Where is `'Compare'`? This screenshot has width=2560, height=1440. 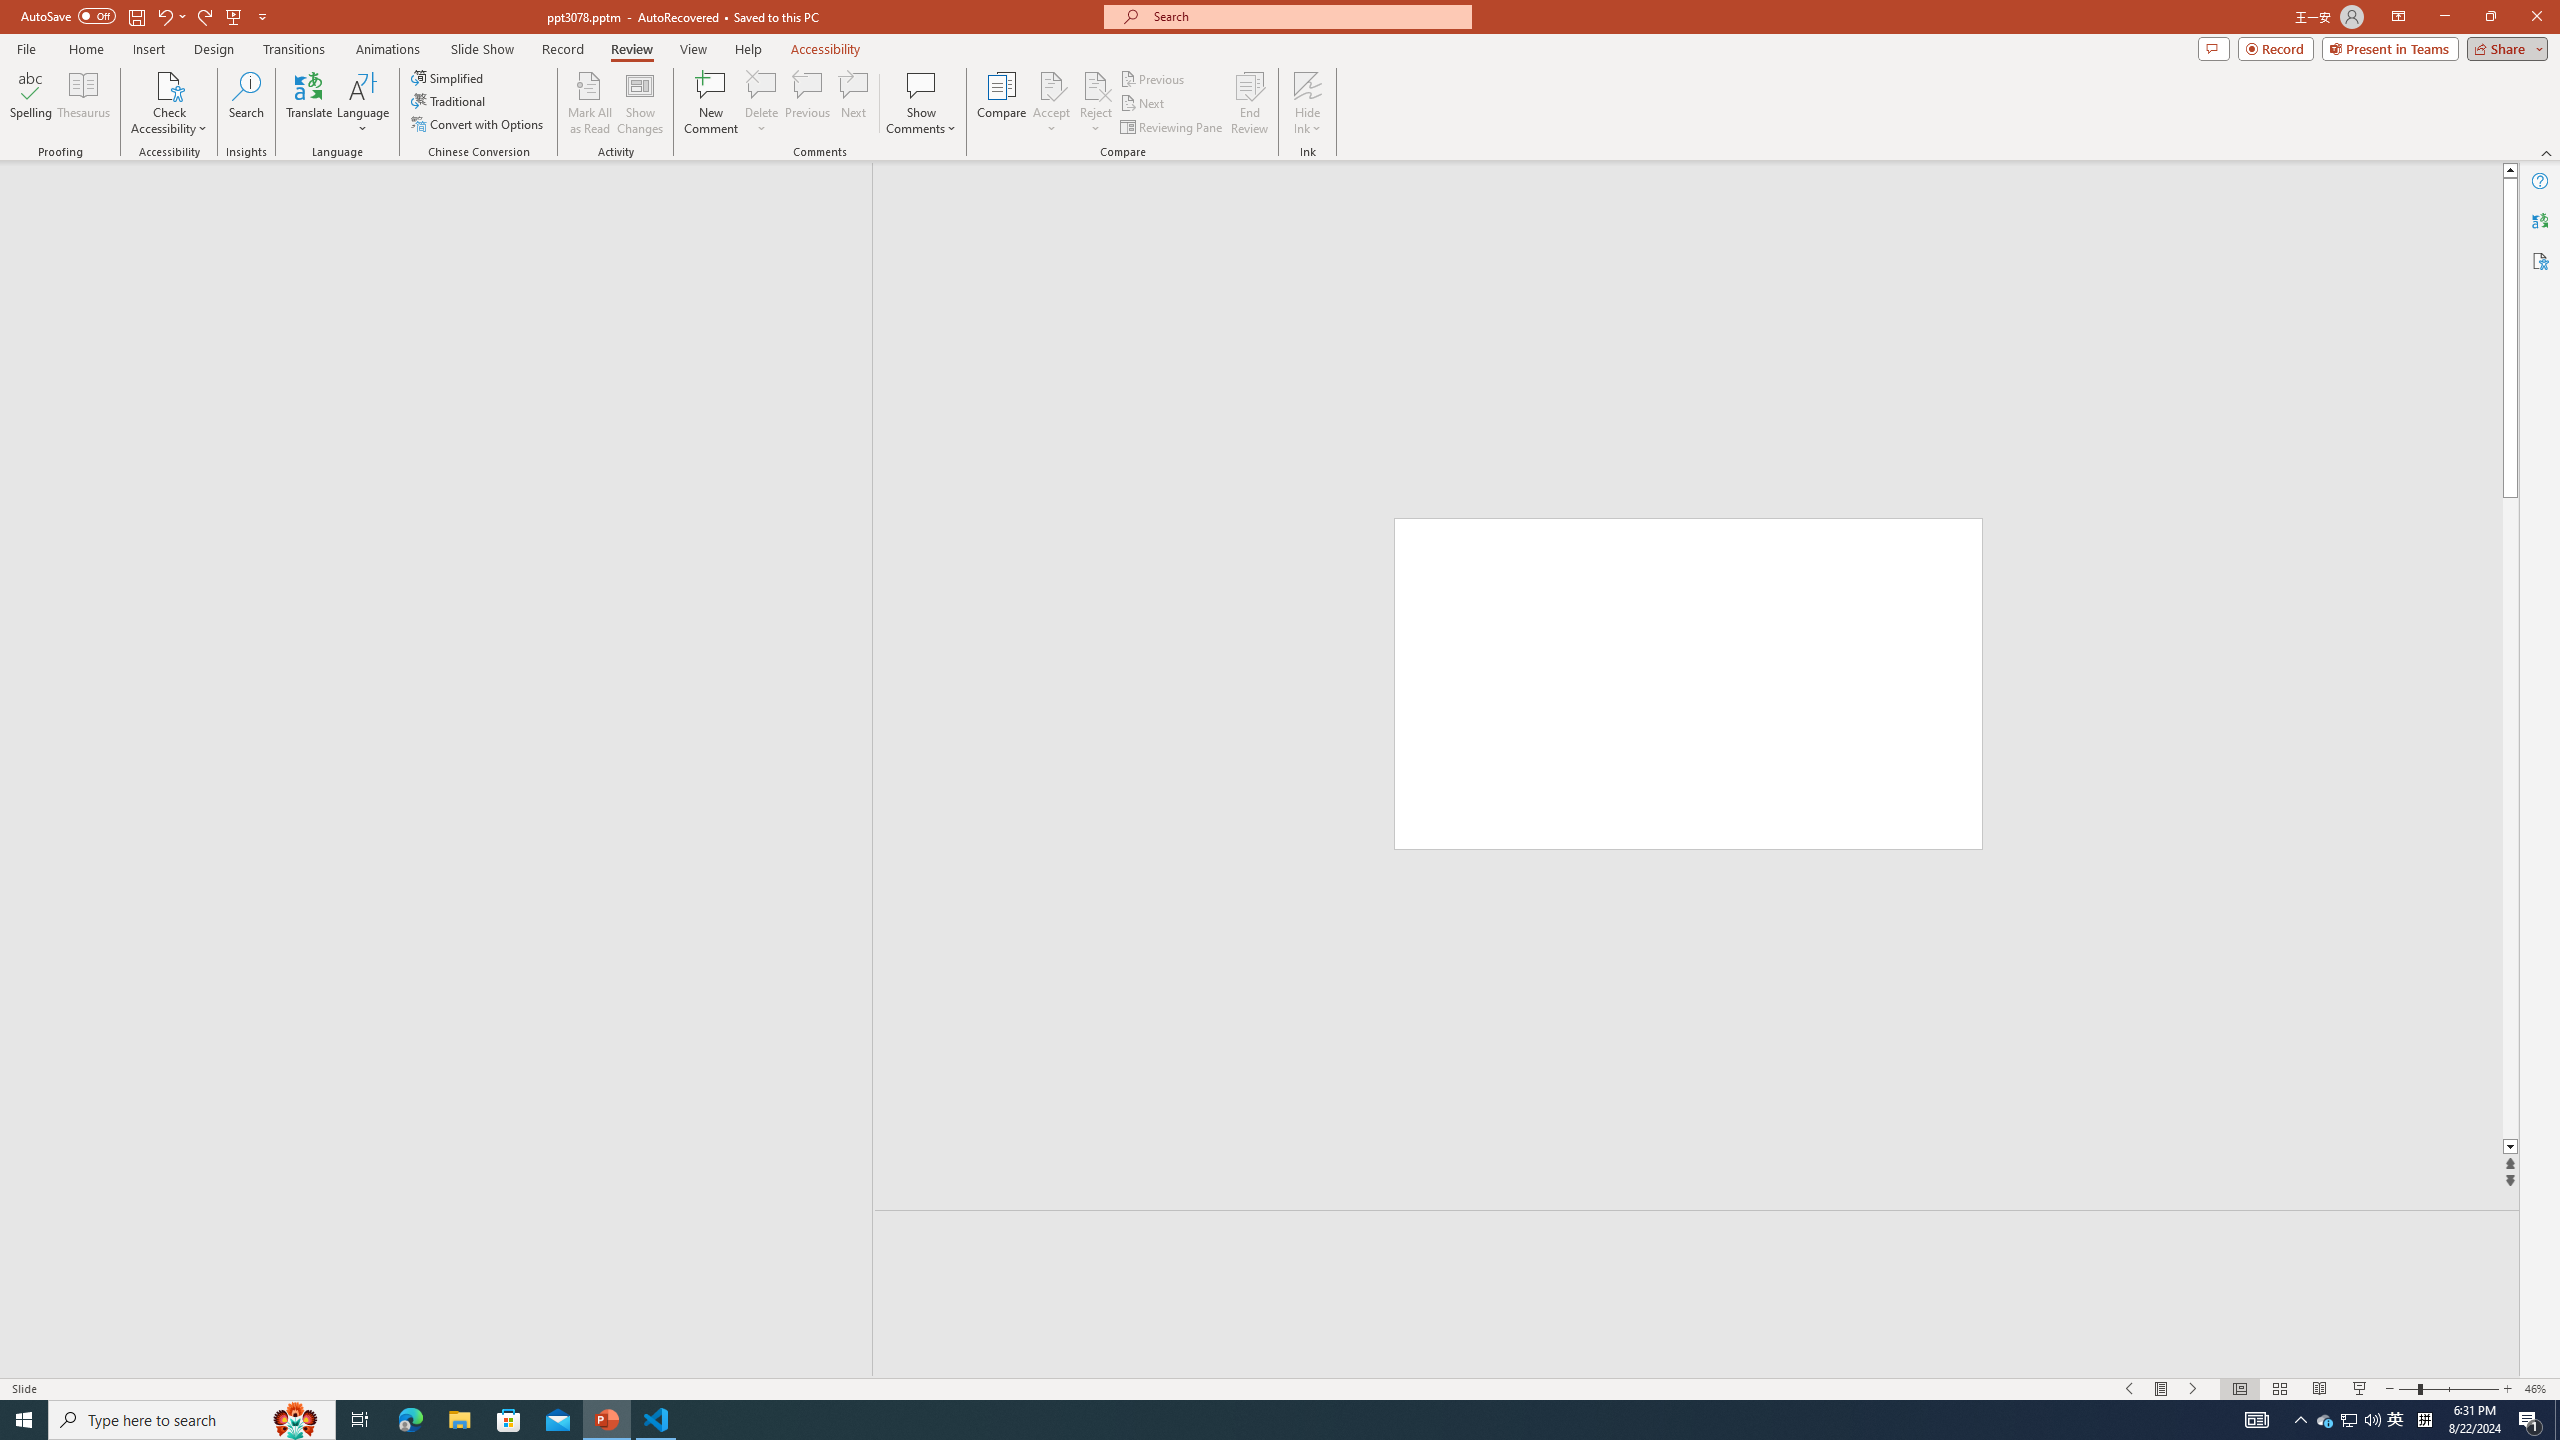 'Compare' is located at coordinates (1002, 103).